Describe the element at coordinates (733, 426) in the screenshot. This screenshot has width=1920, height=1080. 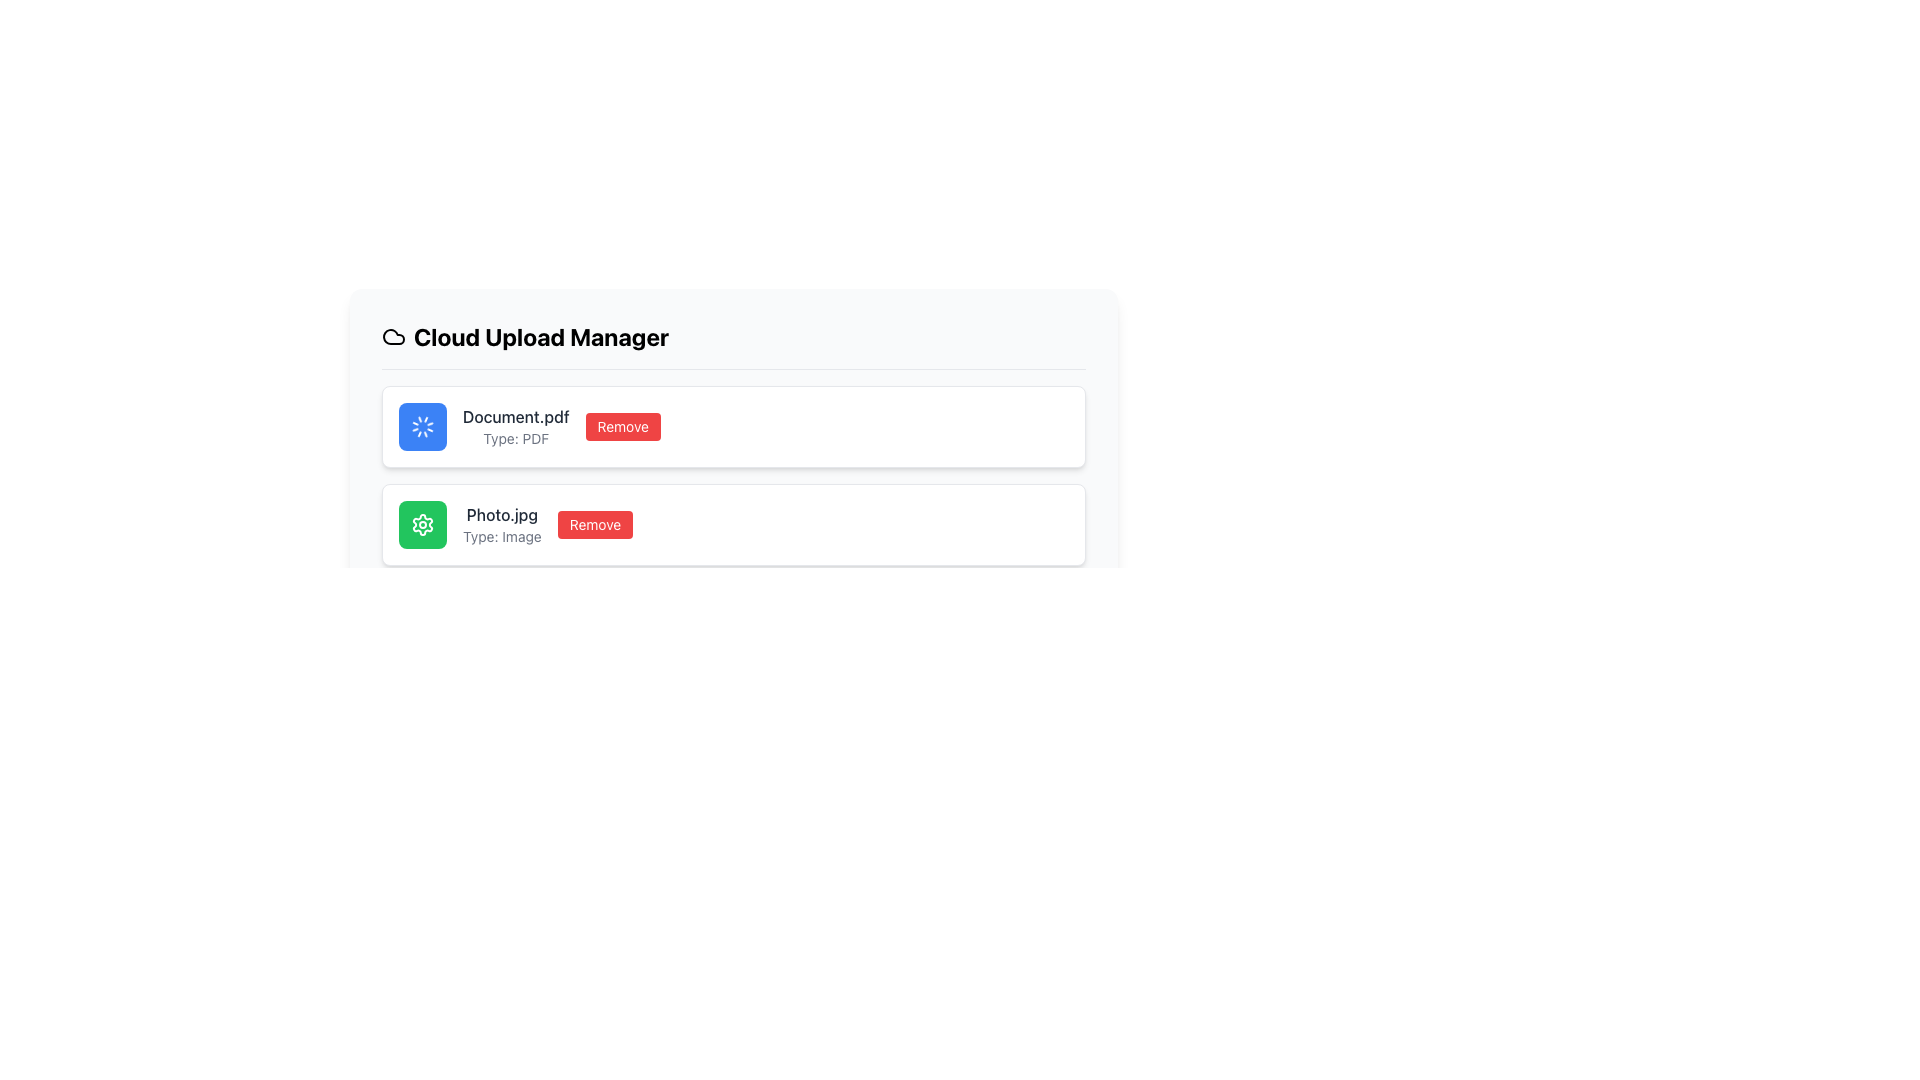
I see `file details from the first File Entry Display with Action Control, which shows 'Document.pdf' and 'Type: PDF'` at that location.